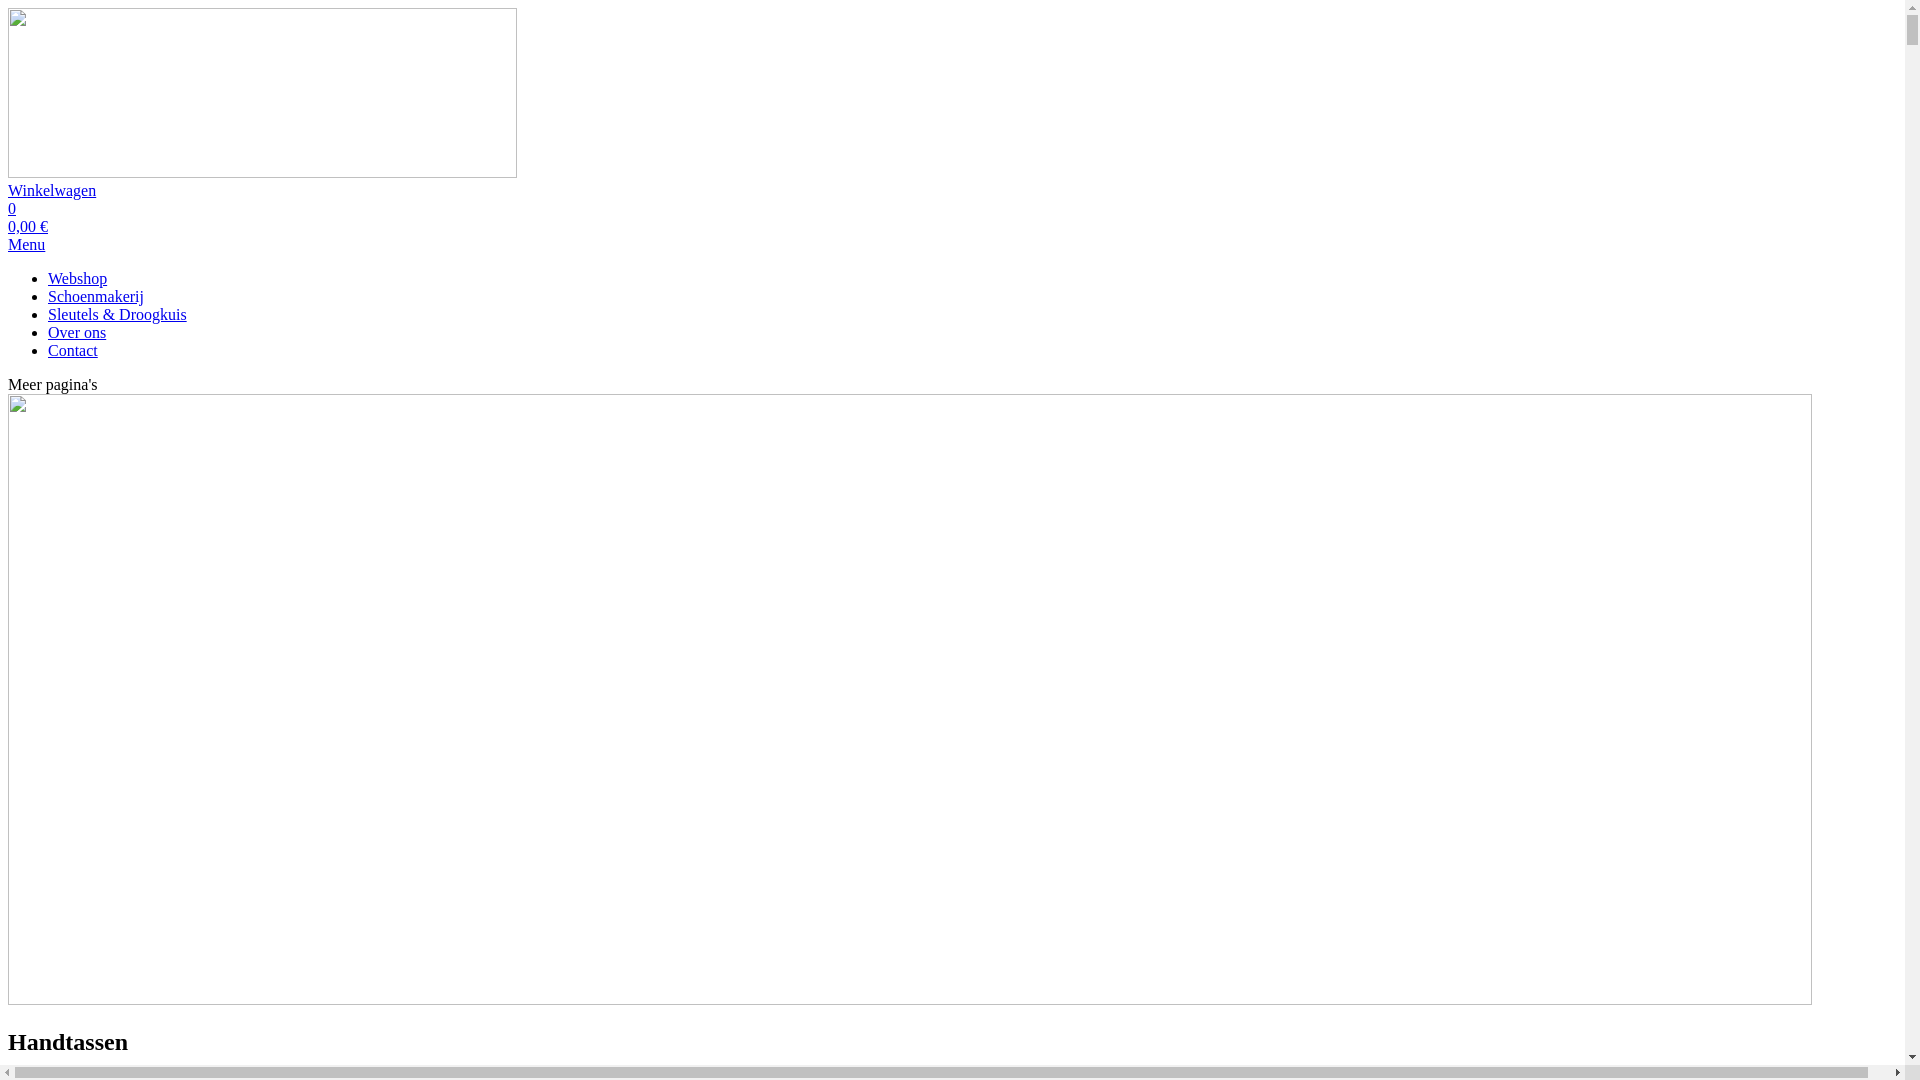  Describe the element at coordinates (77, 278) in the screenshot. I see `'Webshop'` at that location.